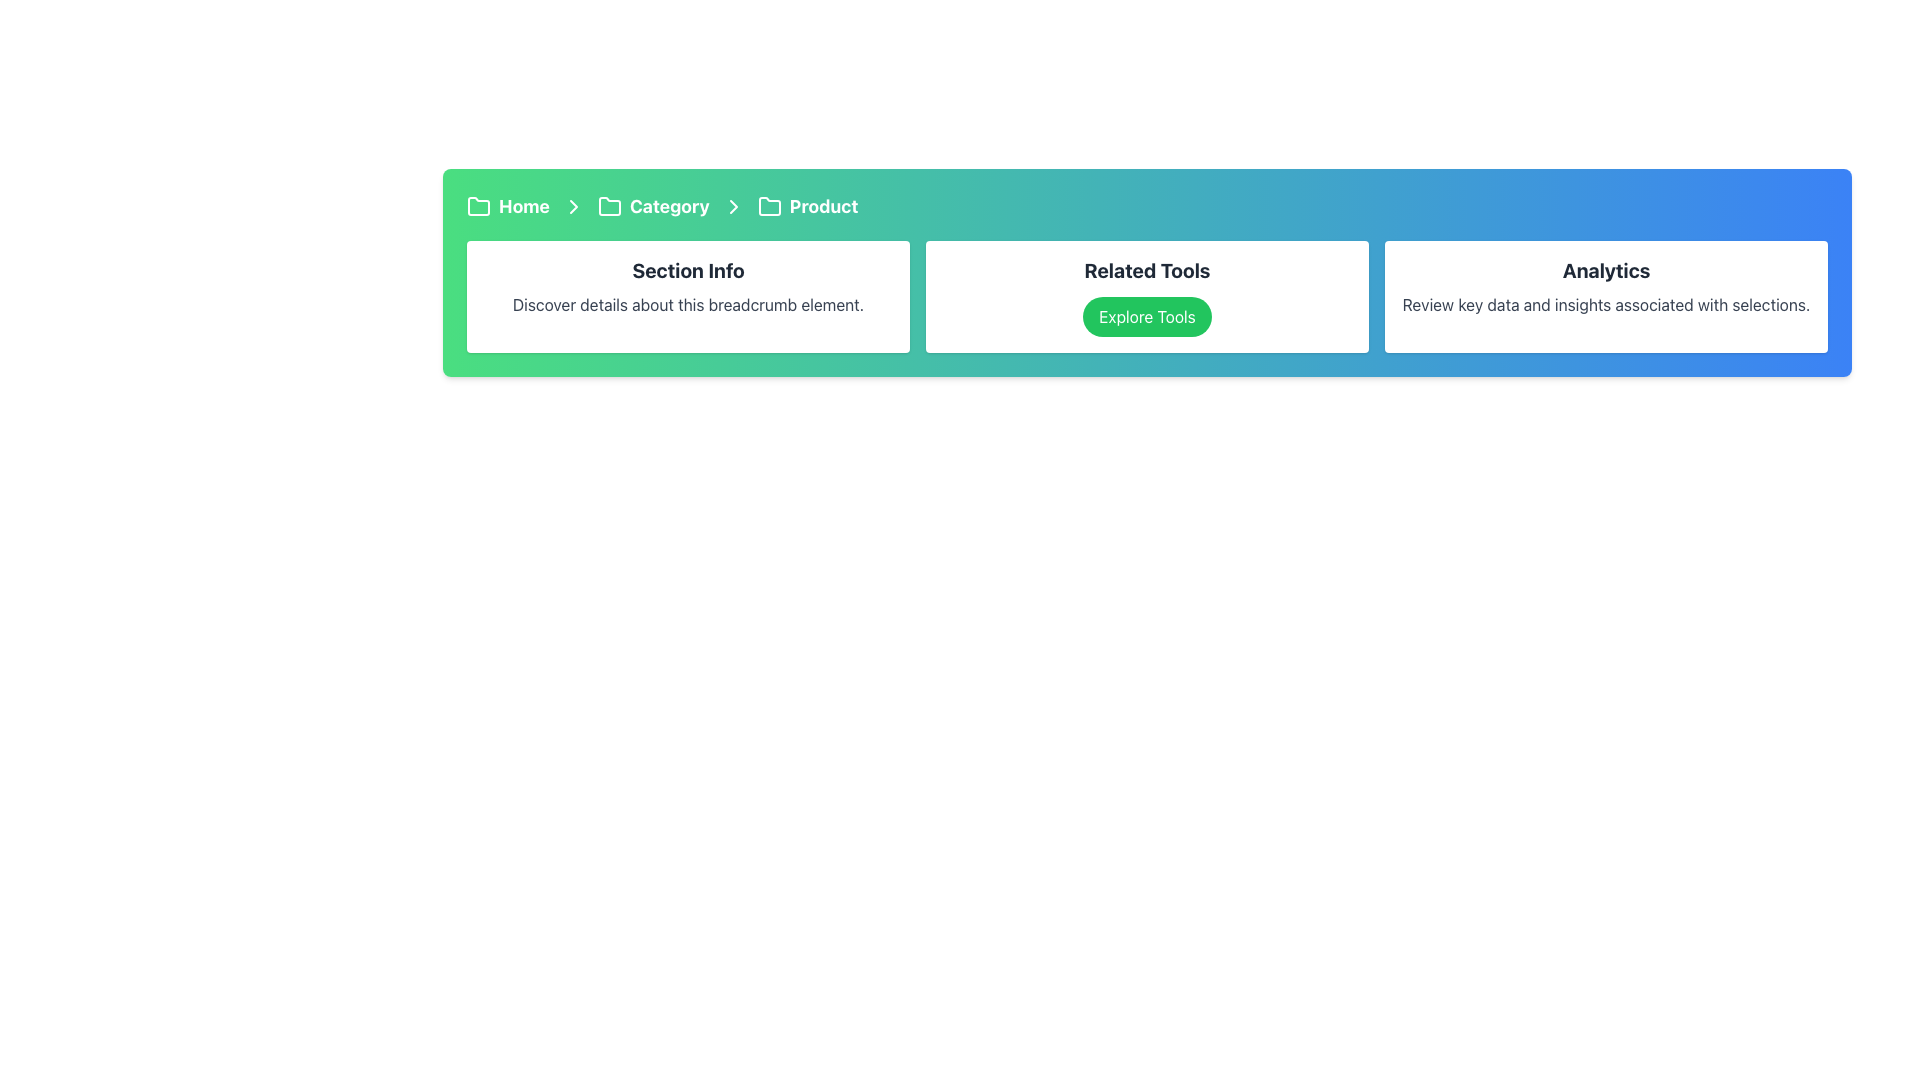  Describe the element at coordinates (1147, 297) in the screenshot. I see `text in the panel titled 'Related Tools' to understand its purpose, which contains a button labeled 'Explore Tools'` at that location.